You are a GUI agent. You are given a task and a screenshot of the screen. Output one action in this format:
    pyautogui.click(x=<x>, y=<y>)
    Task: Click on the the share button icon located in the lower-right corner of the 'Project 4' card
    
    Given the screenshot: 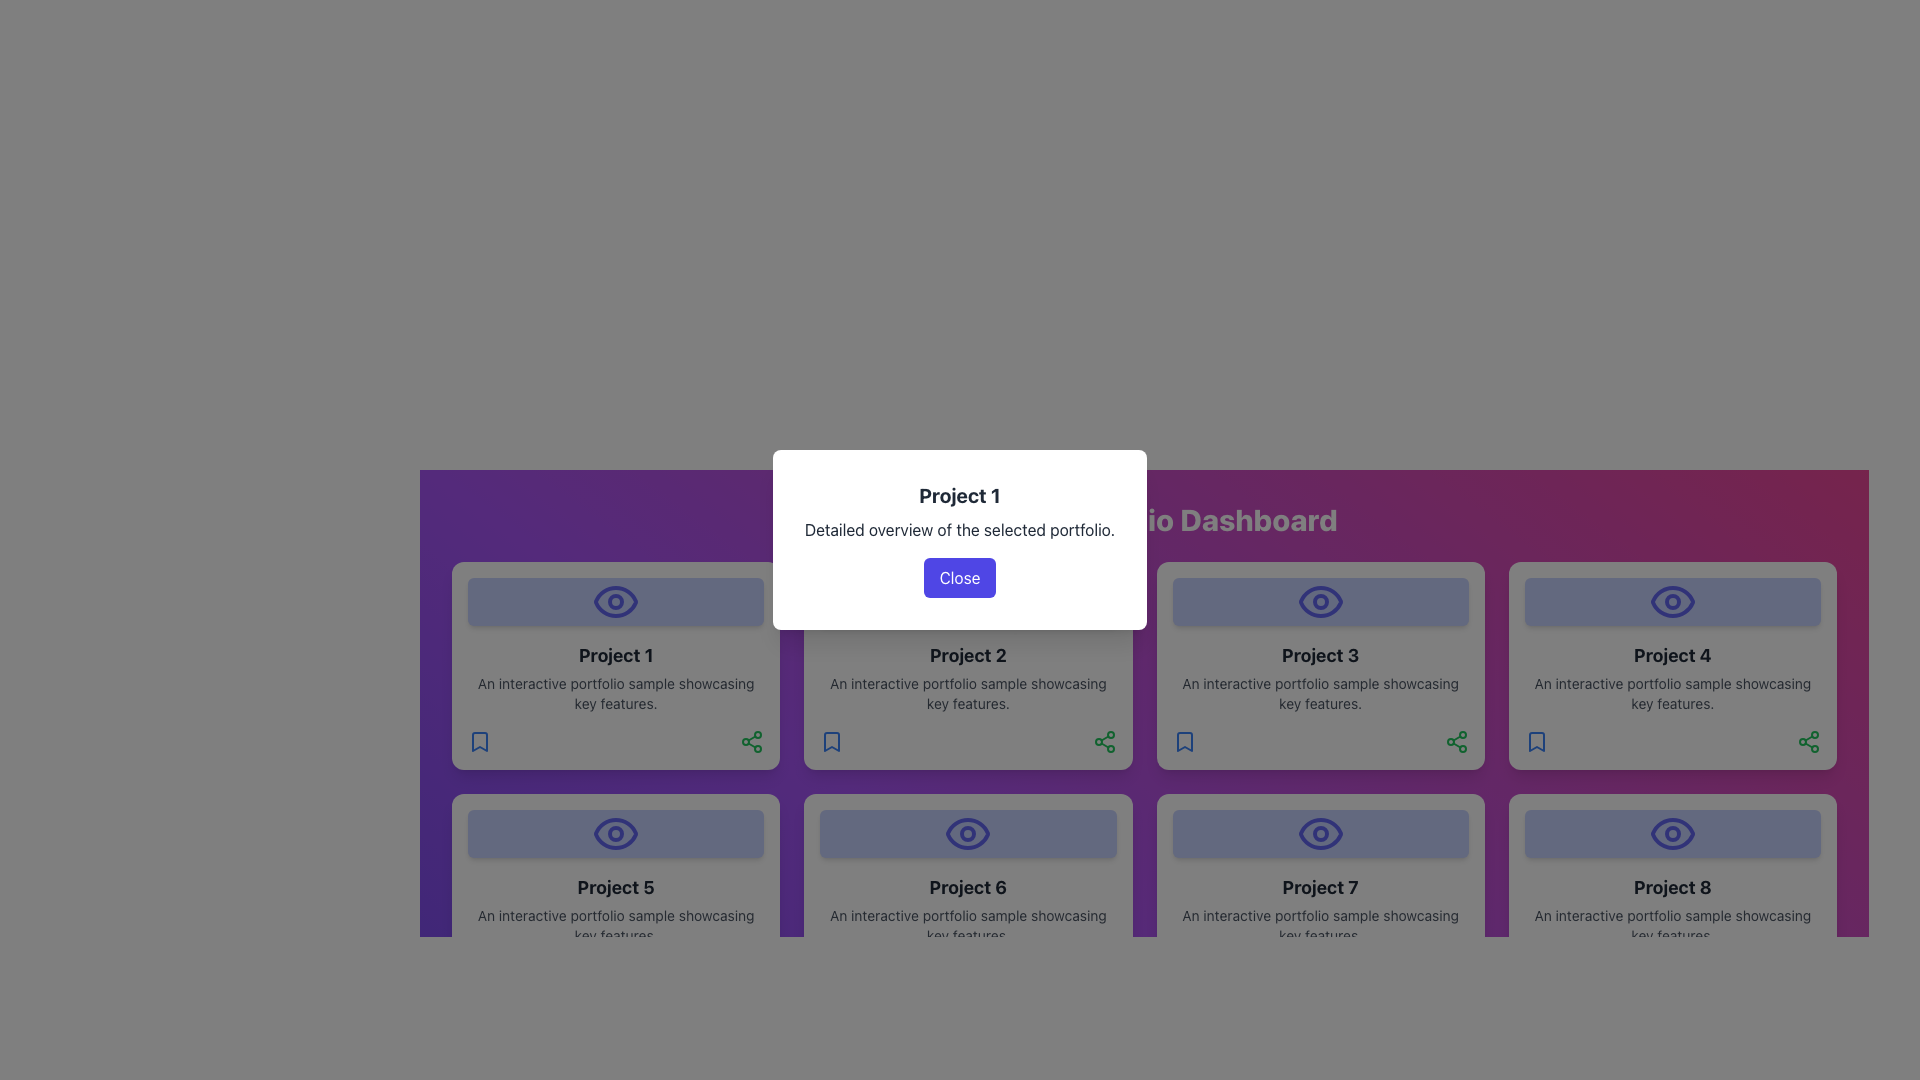 What is the action you would take?
    pyautogui.click(x=1809, y=741)
    